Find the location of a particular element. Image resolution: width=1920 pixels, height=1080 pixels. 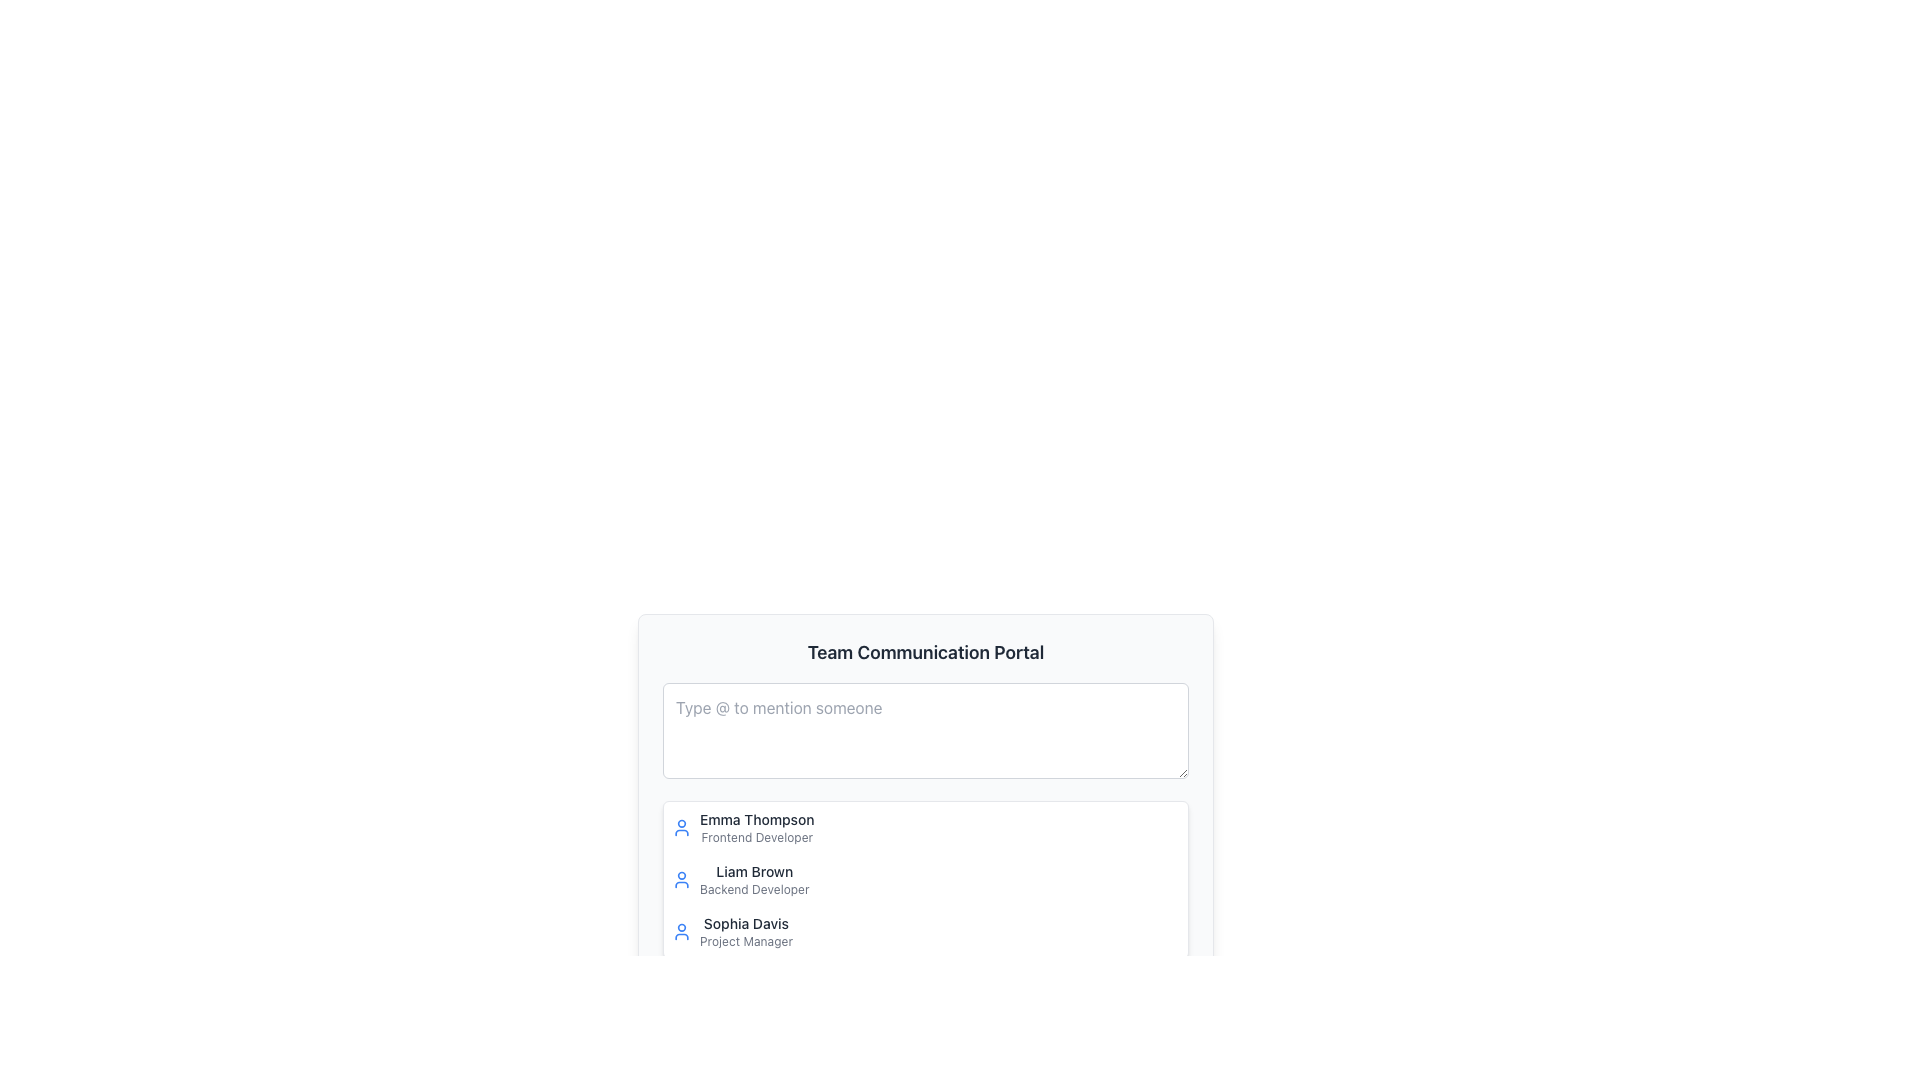

the static text label displaying the name 'Sophia Davis', which is located in the lower part of the vertical list in the main content area is located at coordinates (745, 924).